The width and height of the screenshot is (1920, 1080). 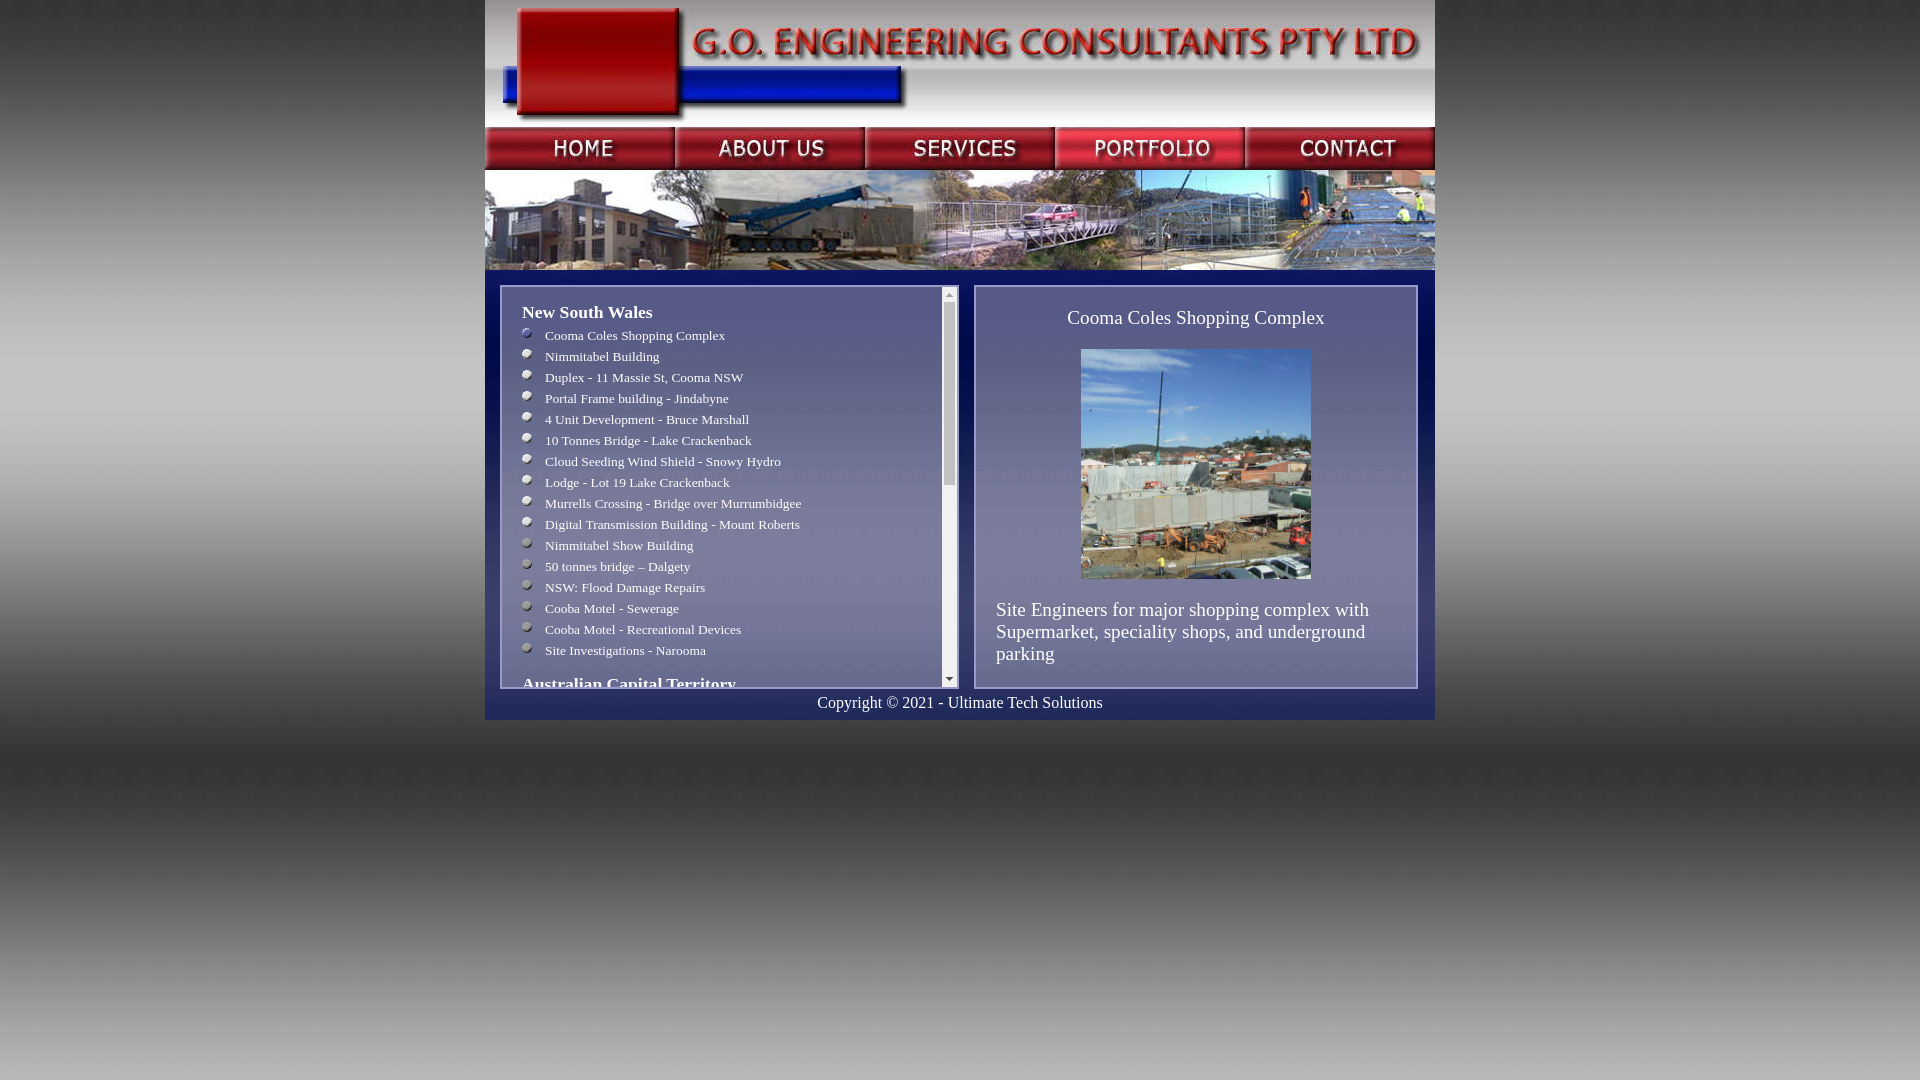 What do you see at coordinates (522, 439) in the screenshot?
I see `'10 Tonnes Bridge - Lake Crackenback'` at bounding box center [522, 439].